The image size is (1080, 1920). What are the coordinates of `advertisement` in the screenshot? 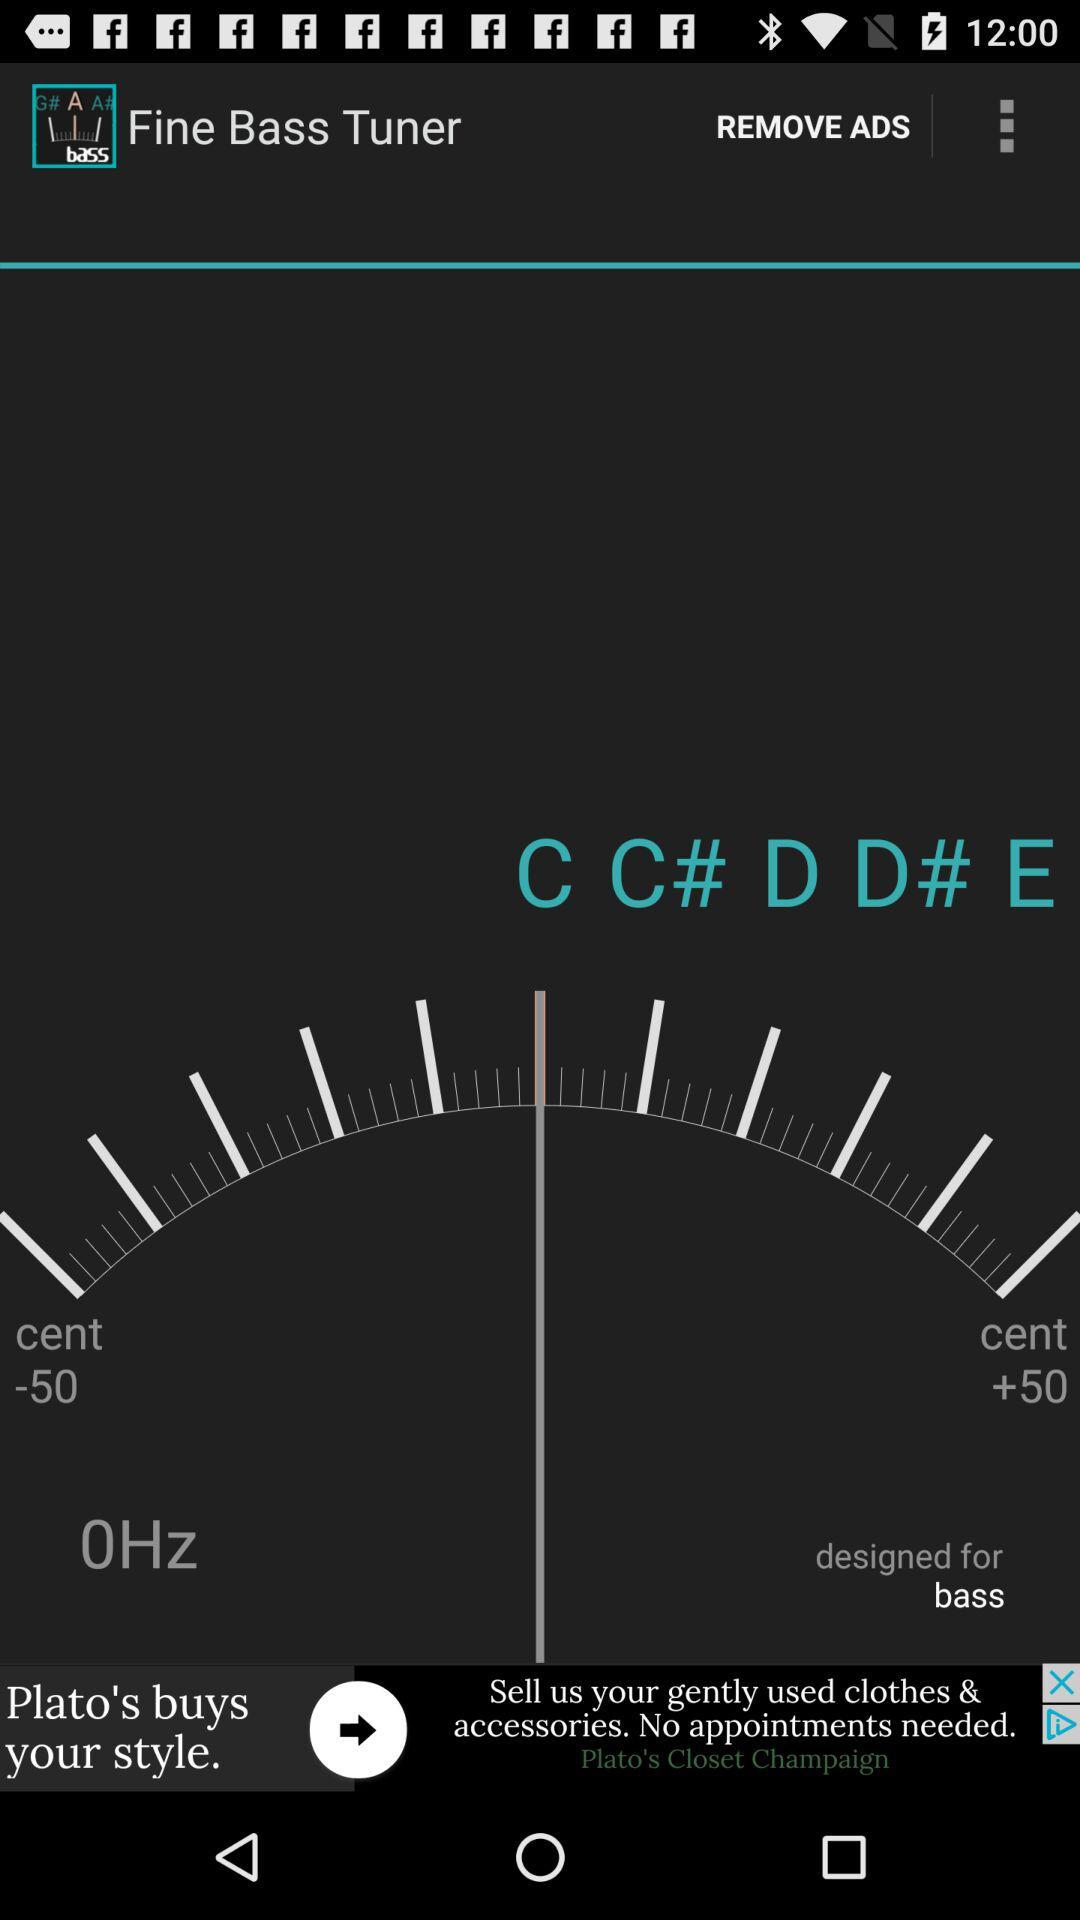 It's located at (540, 1727).